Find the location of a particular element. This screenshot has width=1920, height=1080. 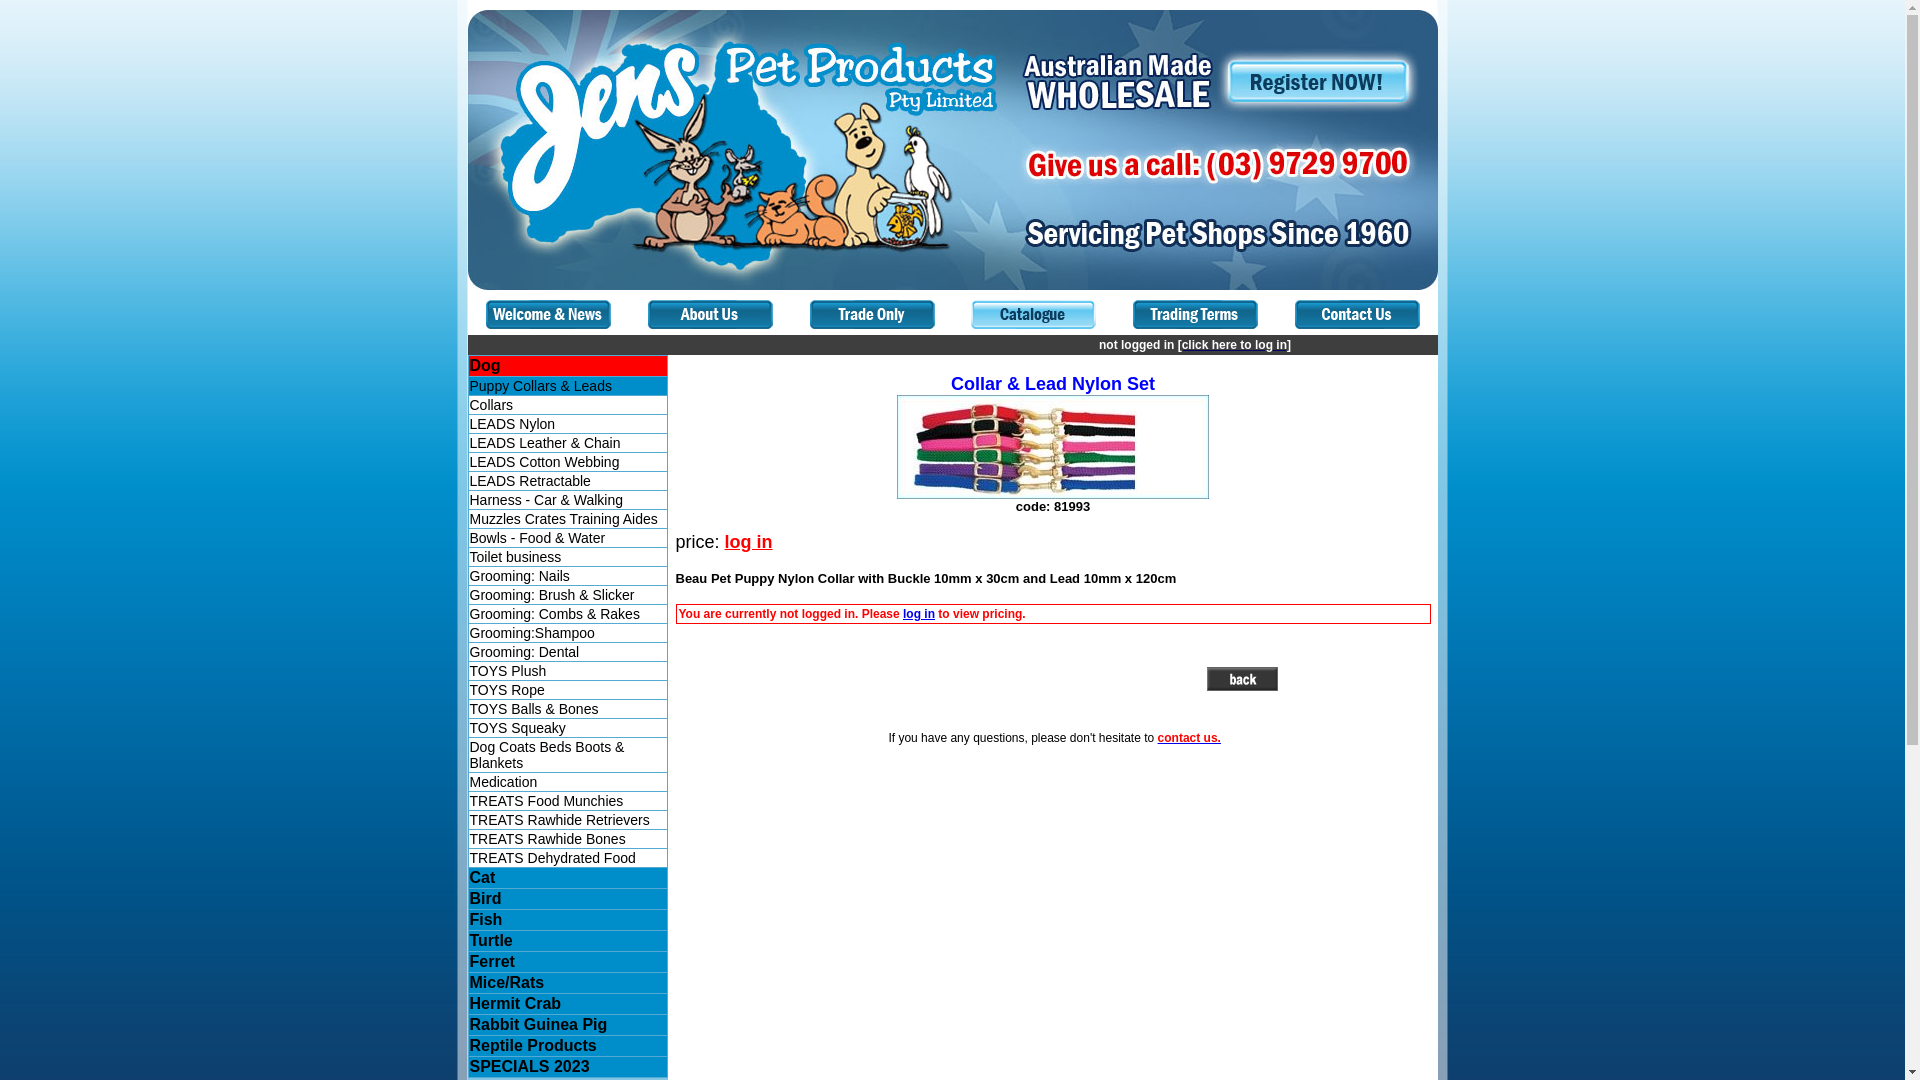

'LEADS Retractable' is located at coordinates (530, 481).